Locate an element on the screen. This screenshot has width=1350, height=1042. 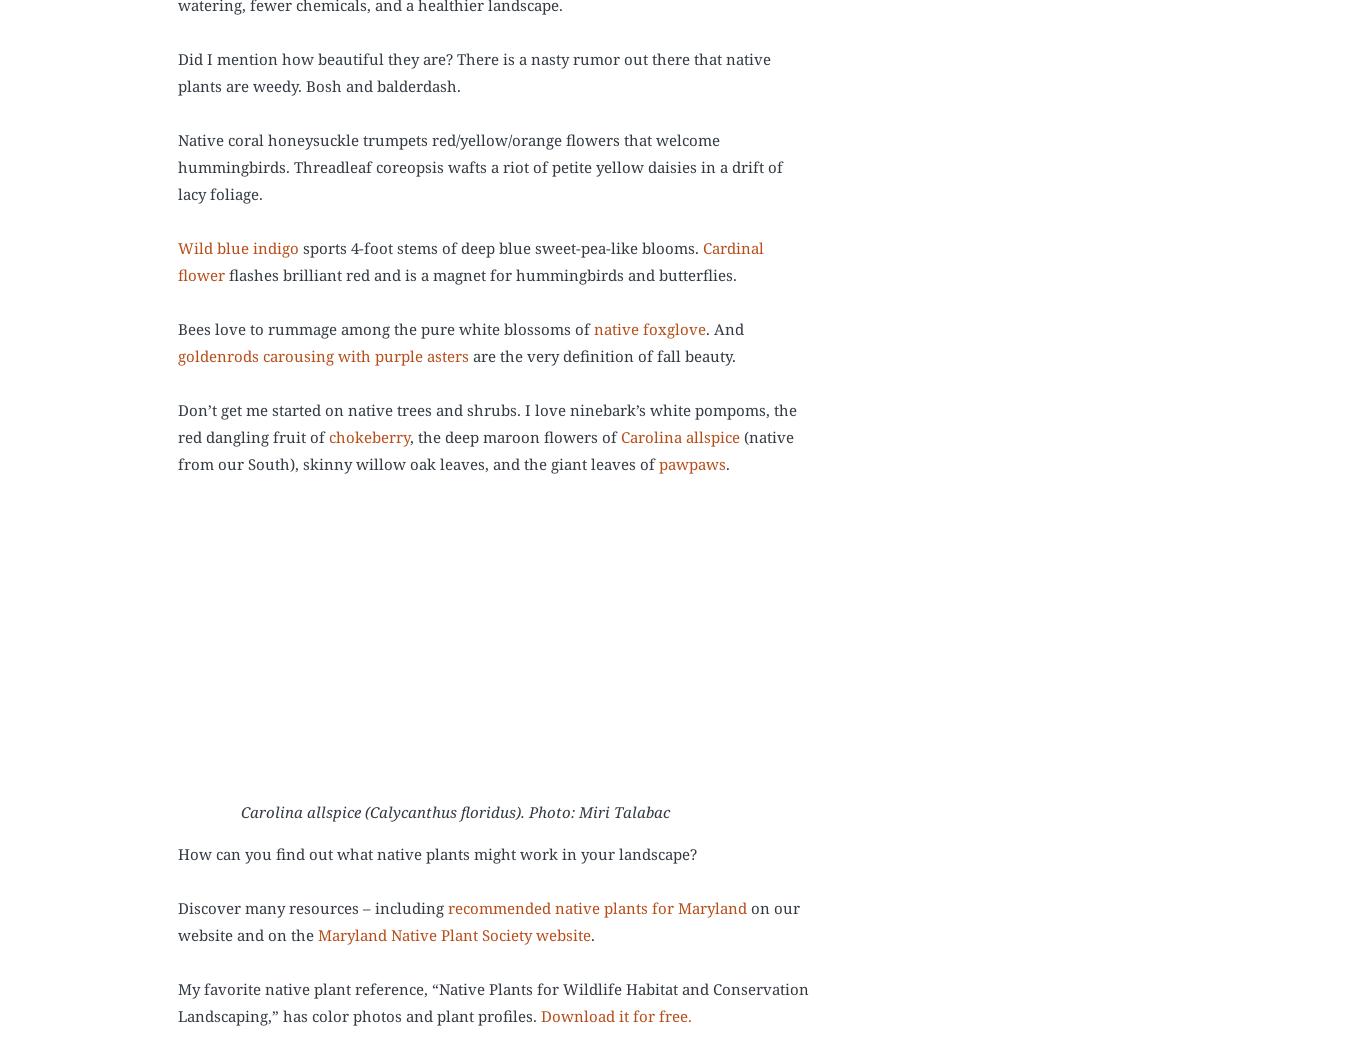
'are the very definition of fall beauty.' is located at coordinates (602, 355).